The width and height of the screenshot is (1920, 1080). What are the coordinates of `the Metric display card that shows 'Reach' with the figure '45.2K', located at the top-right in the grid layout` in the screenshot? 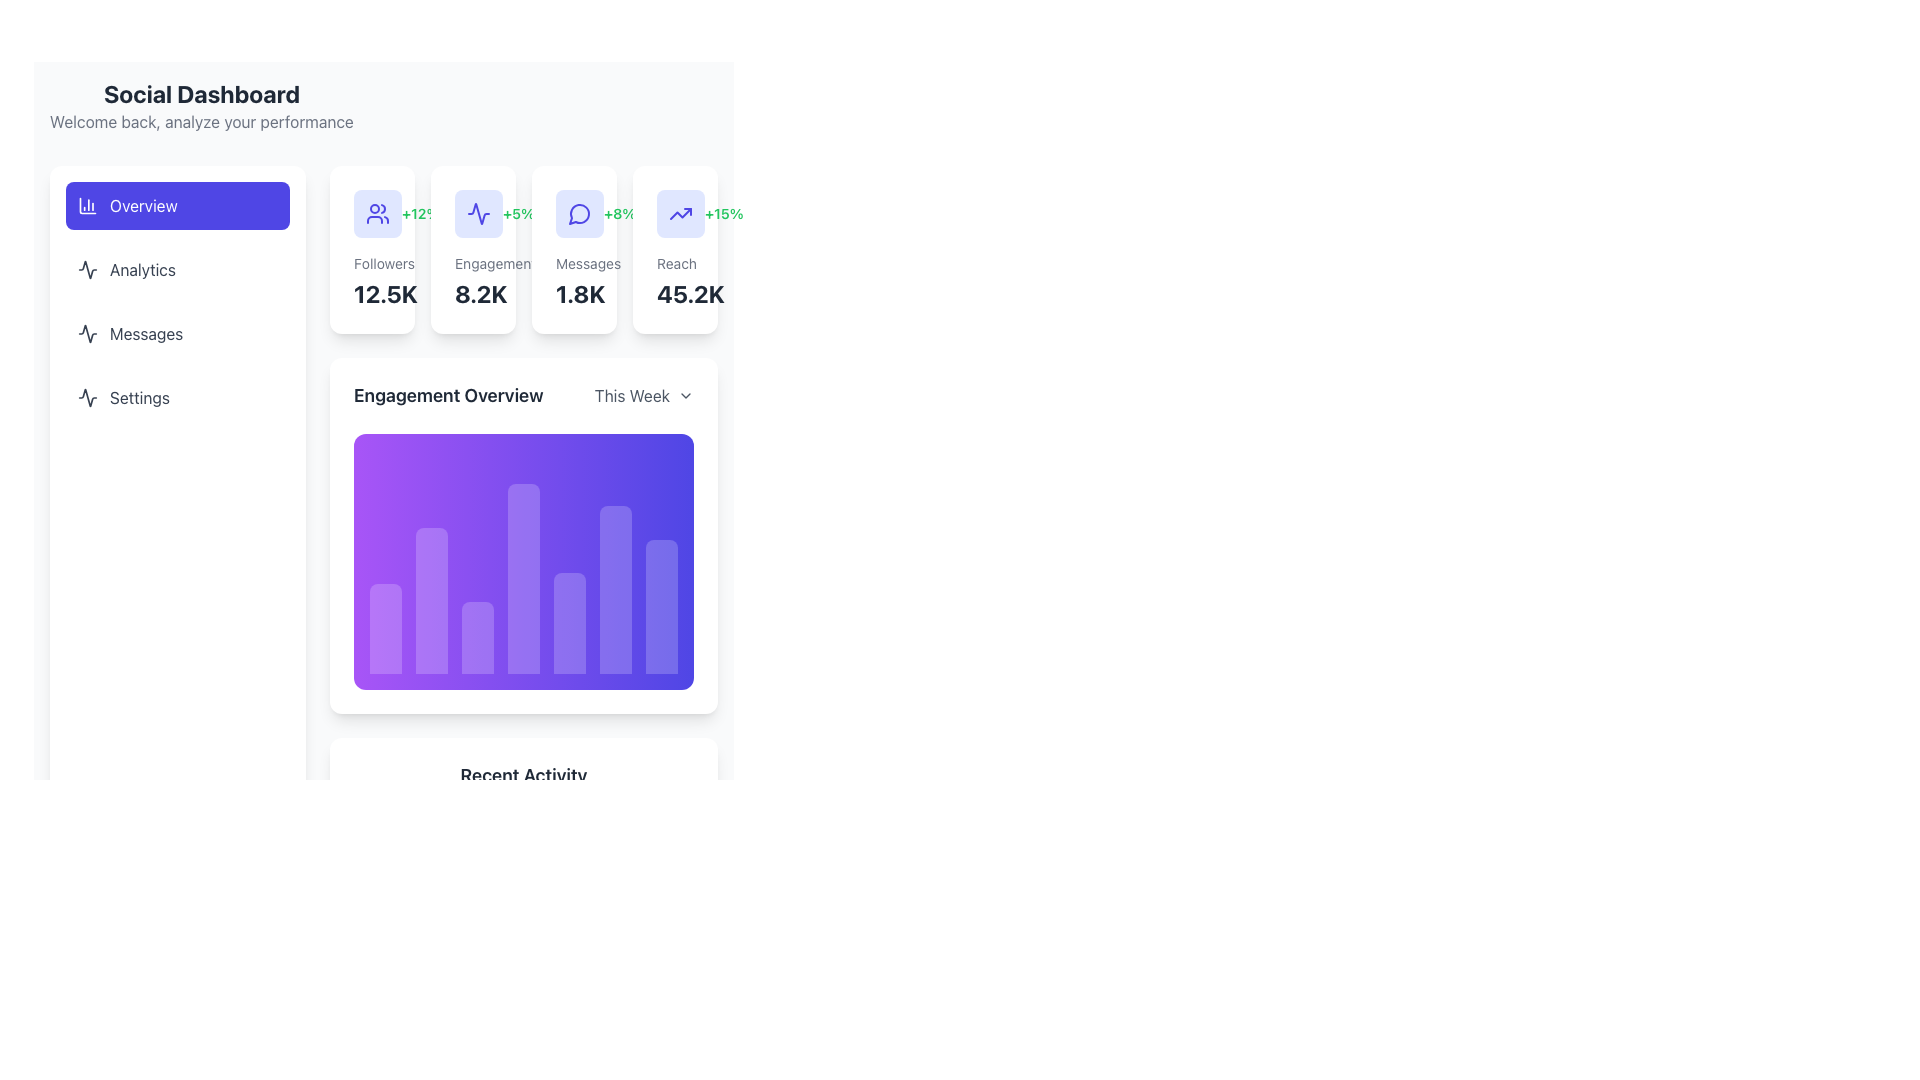 It's located at (675, 249).